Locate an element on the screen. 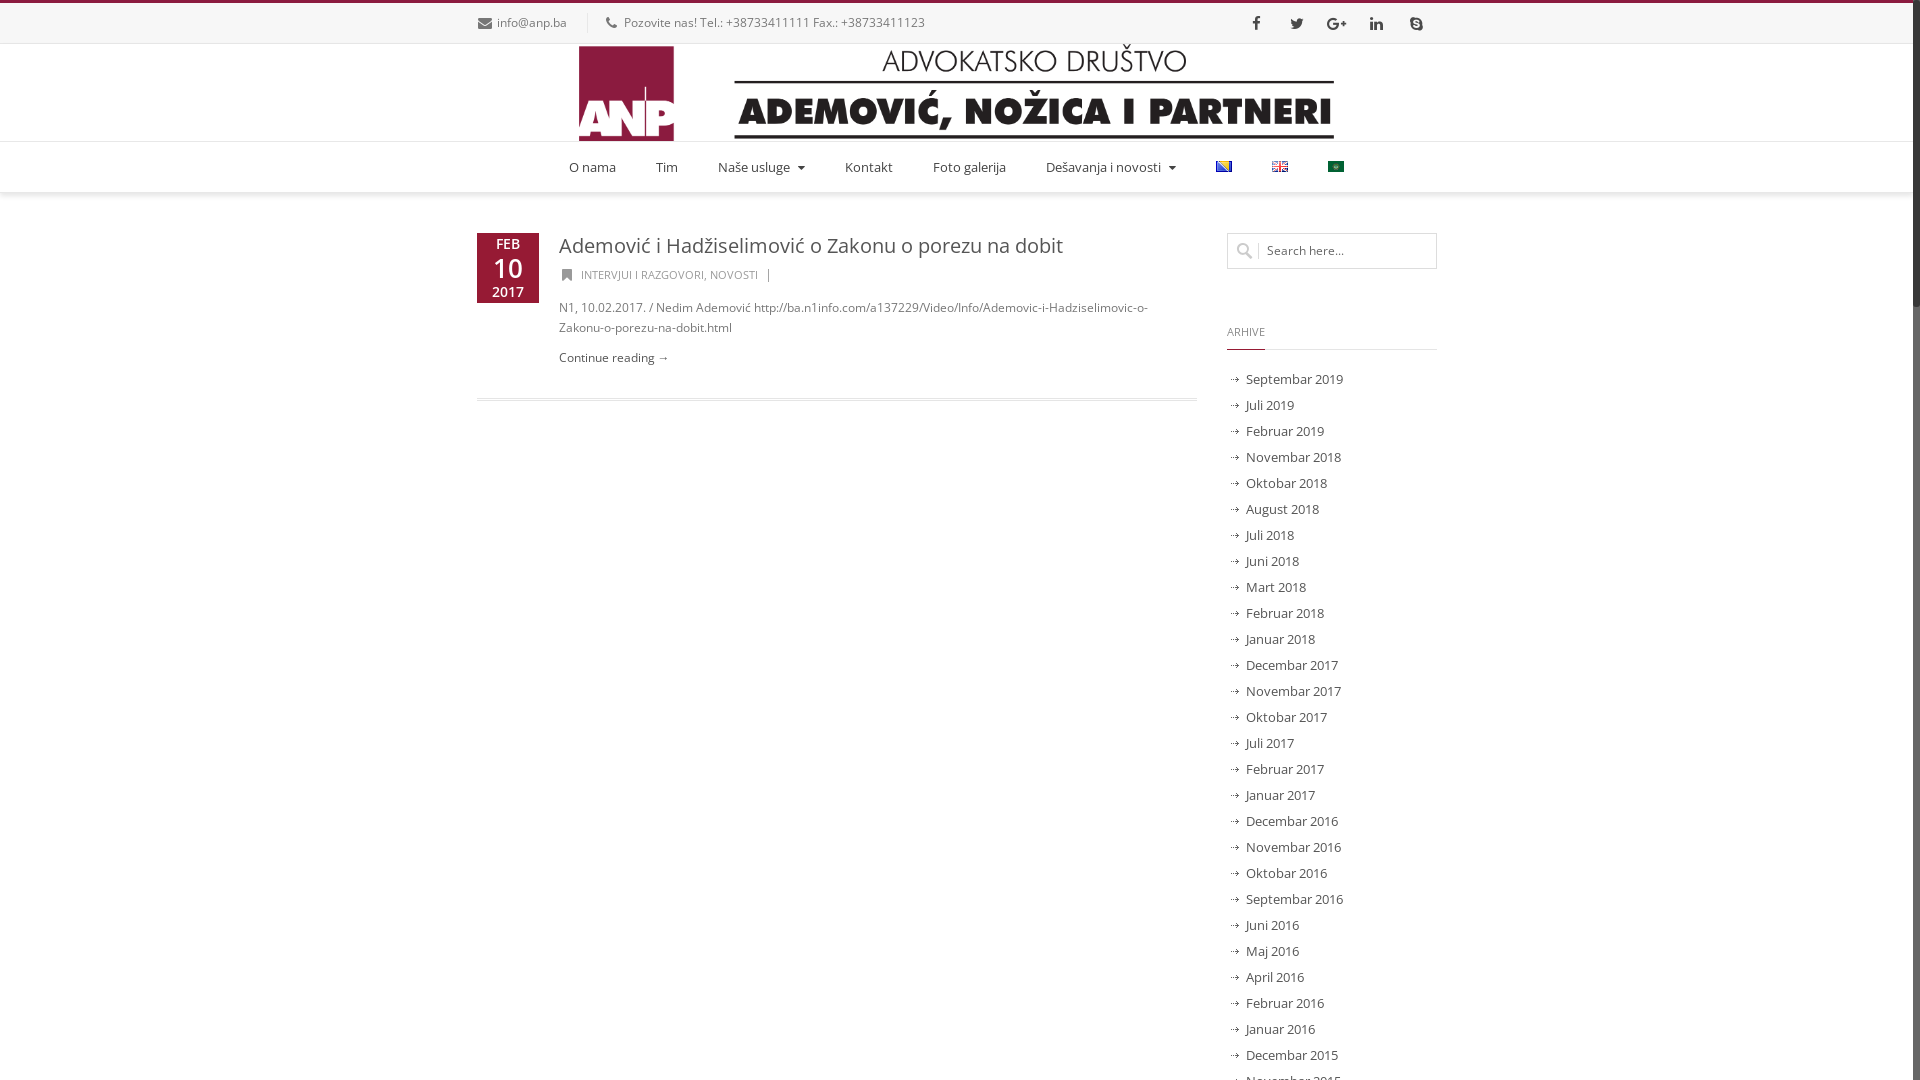 The image size is (1920, 1080). 'Oktobar 2017' is located at coordinates (1228, 716).